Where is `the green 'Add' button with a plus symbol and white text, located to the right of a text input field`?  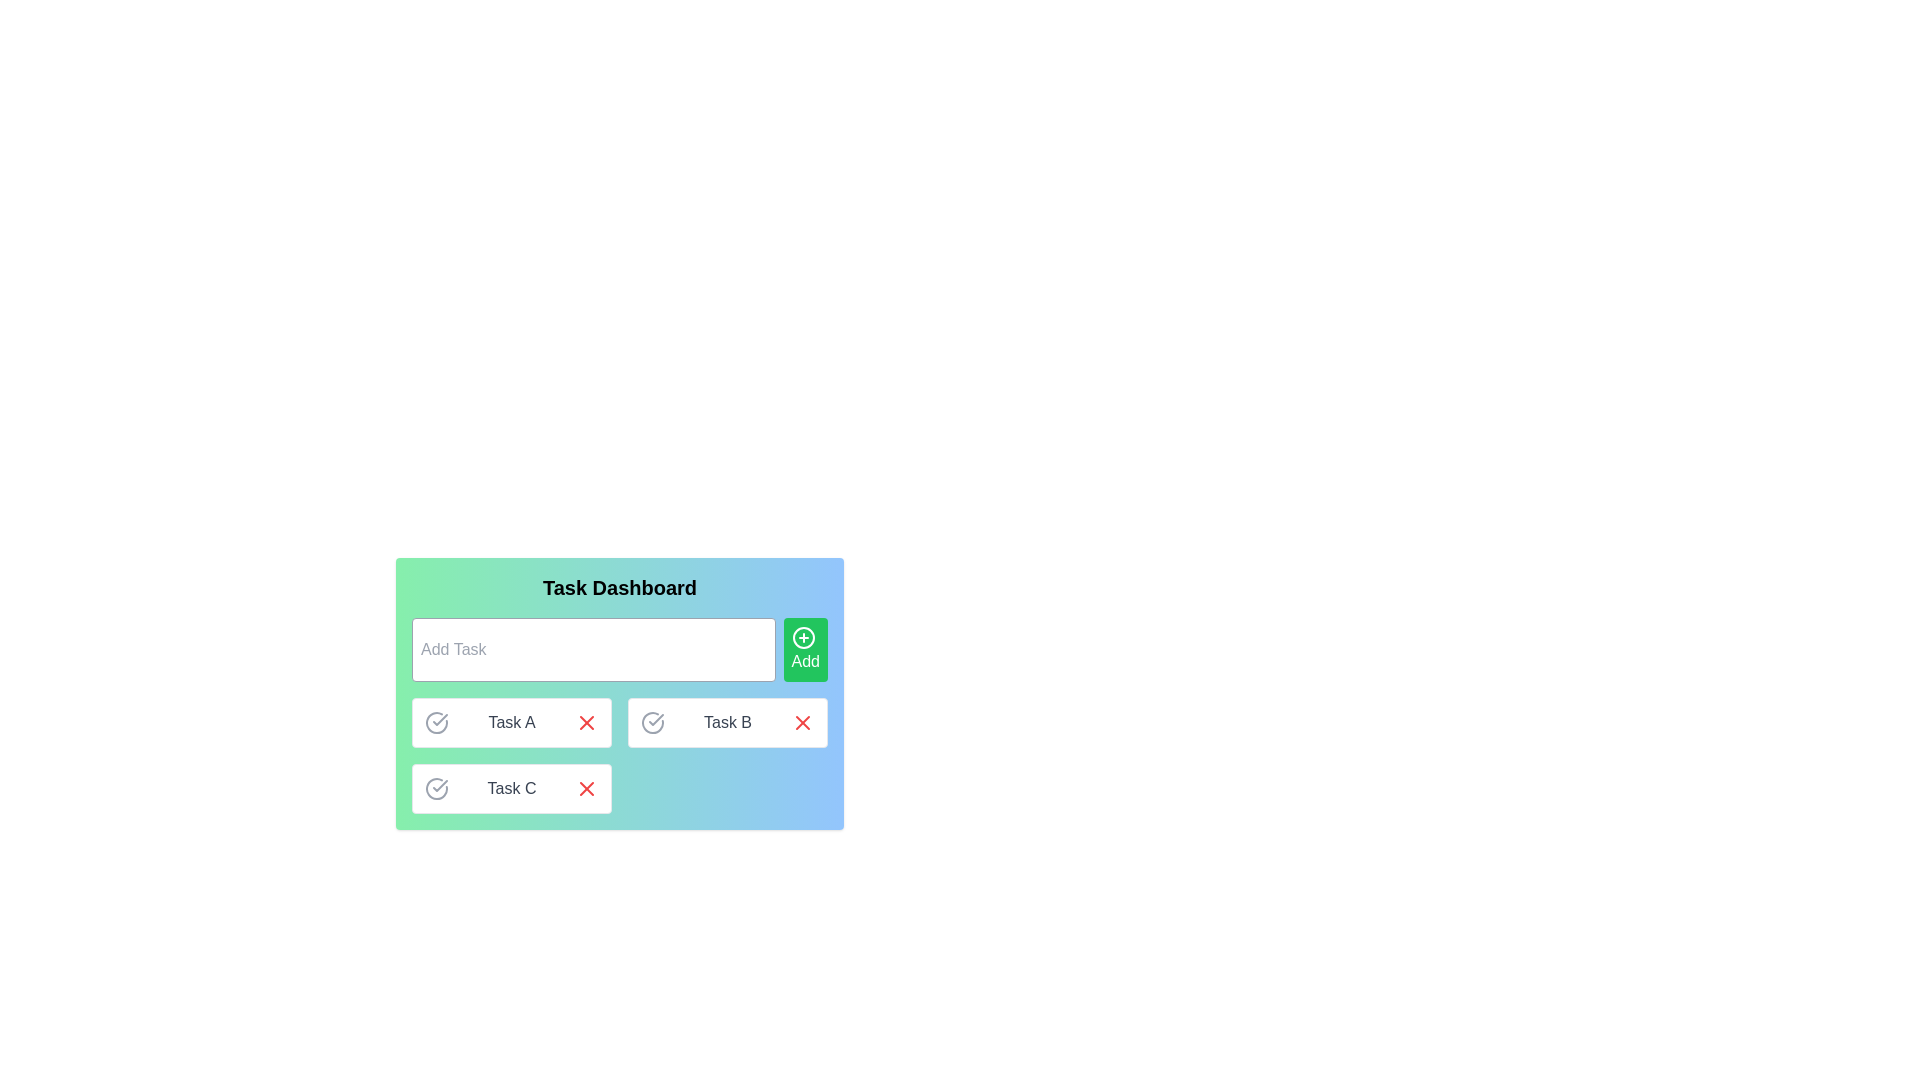 the green 'Add' button with a plus symbol and white text, located to the right of a text input field is located at coordinates (805, 650).